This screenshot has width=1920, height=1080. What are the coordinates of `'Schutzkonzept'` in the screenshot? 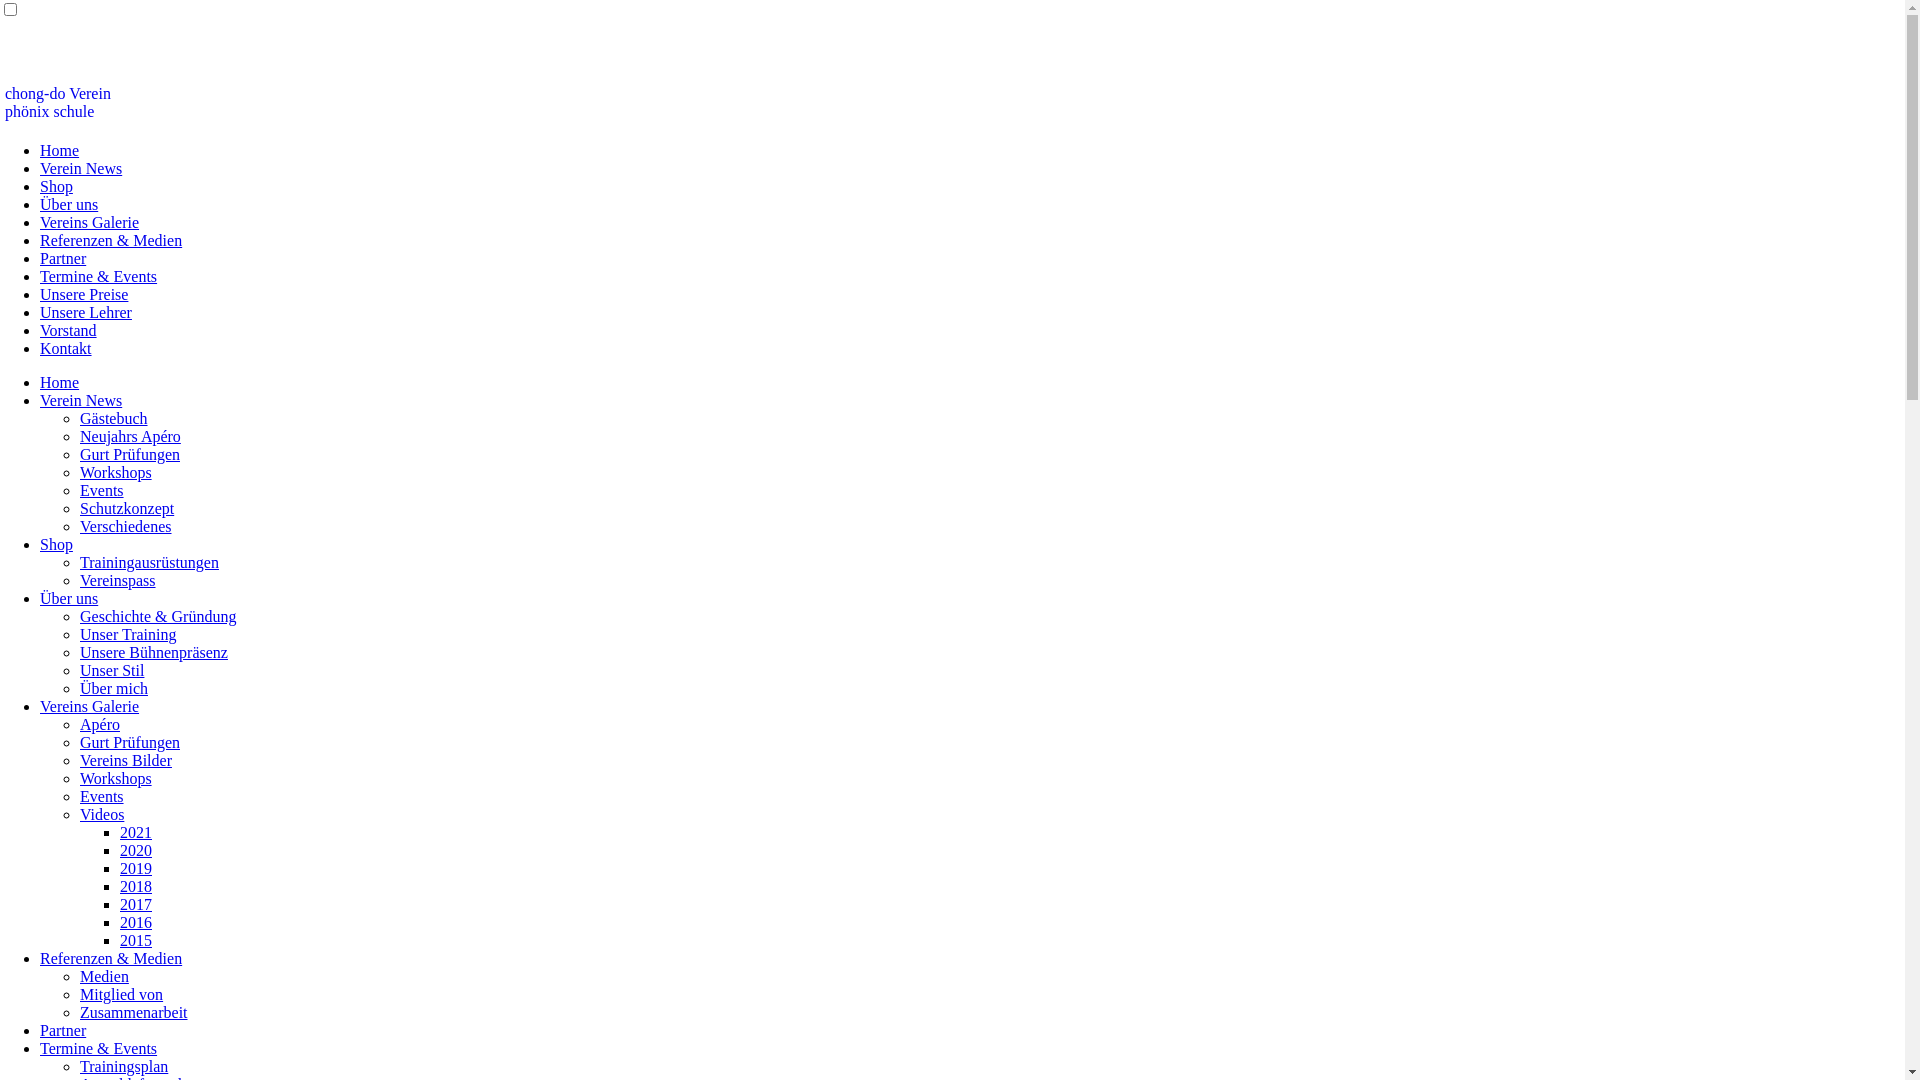 It's located at (125, 507).